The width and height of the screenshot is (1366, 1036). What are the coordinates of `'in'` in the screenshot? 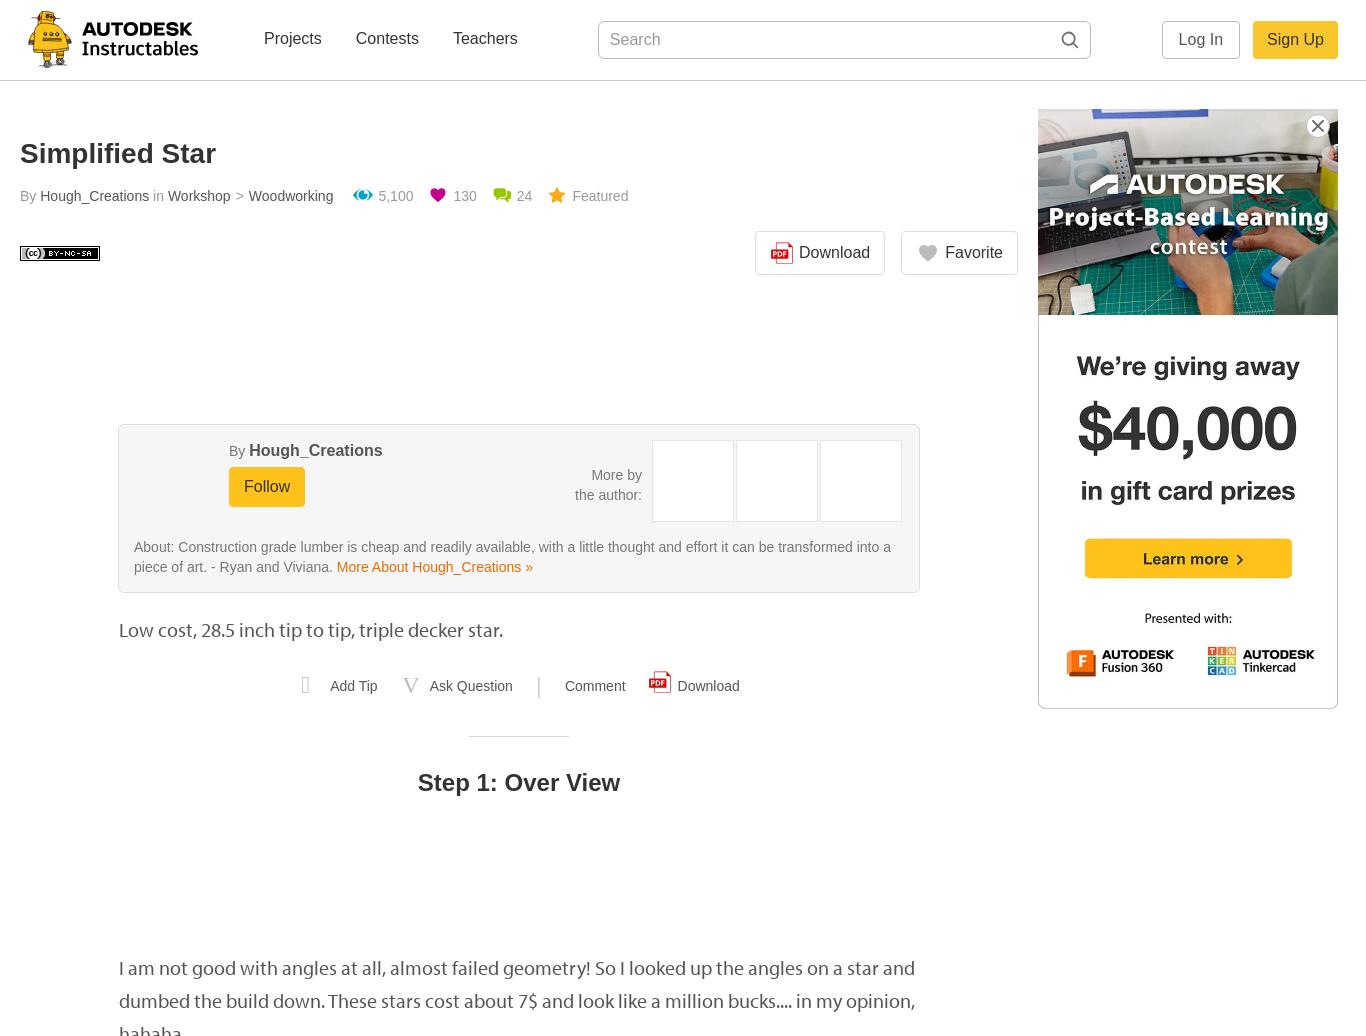 It's located at (158, 196).